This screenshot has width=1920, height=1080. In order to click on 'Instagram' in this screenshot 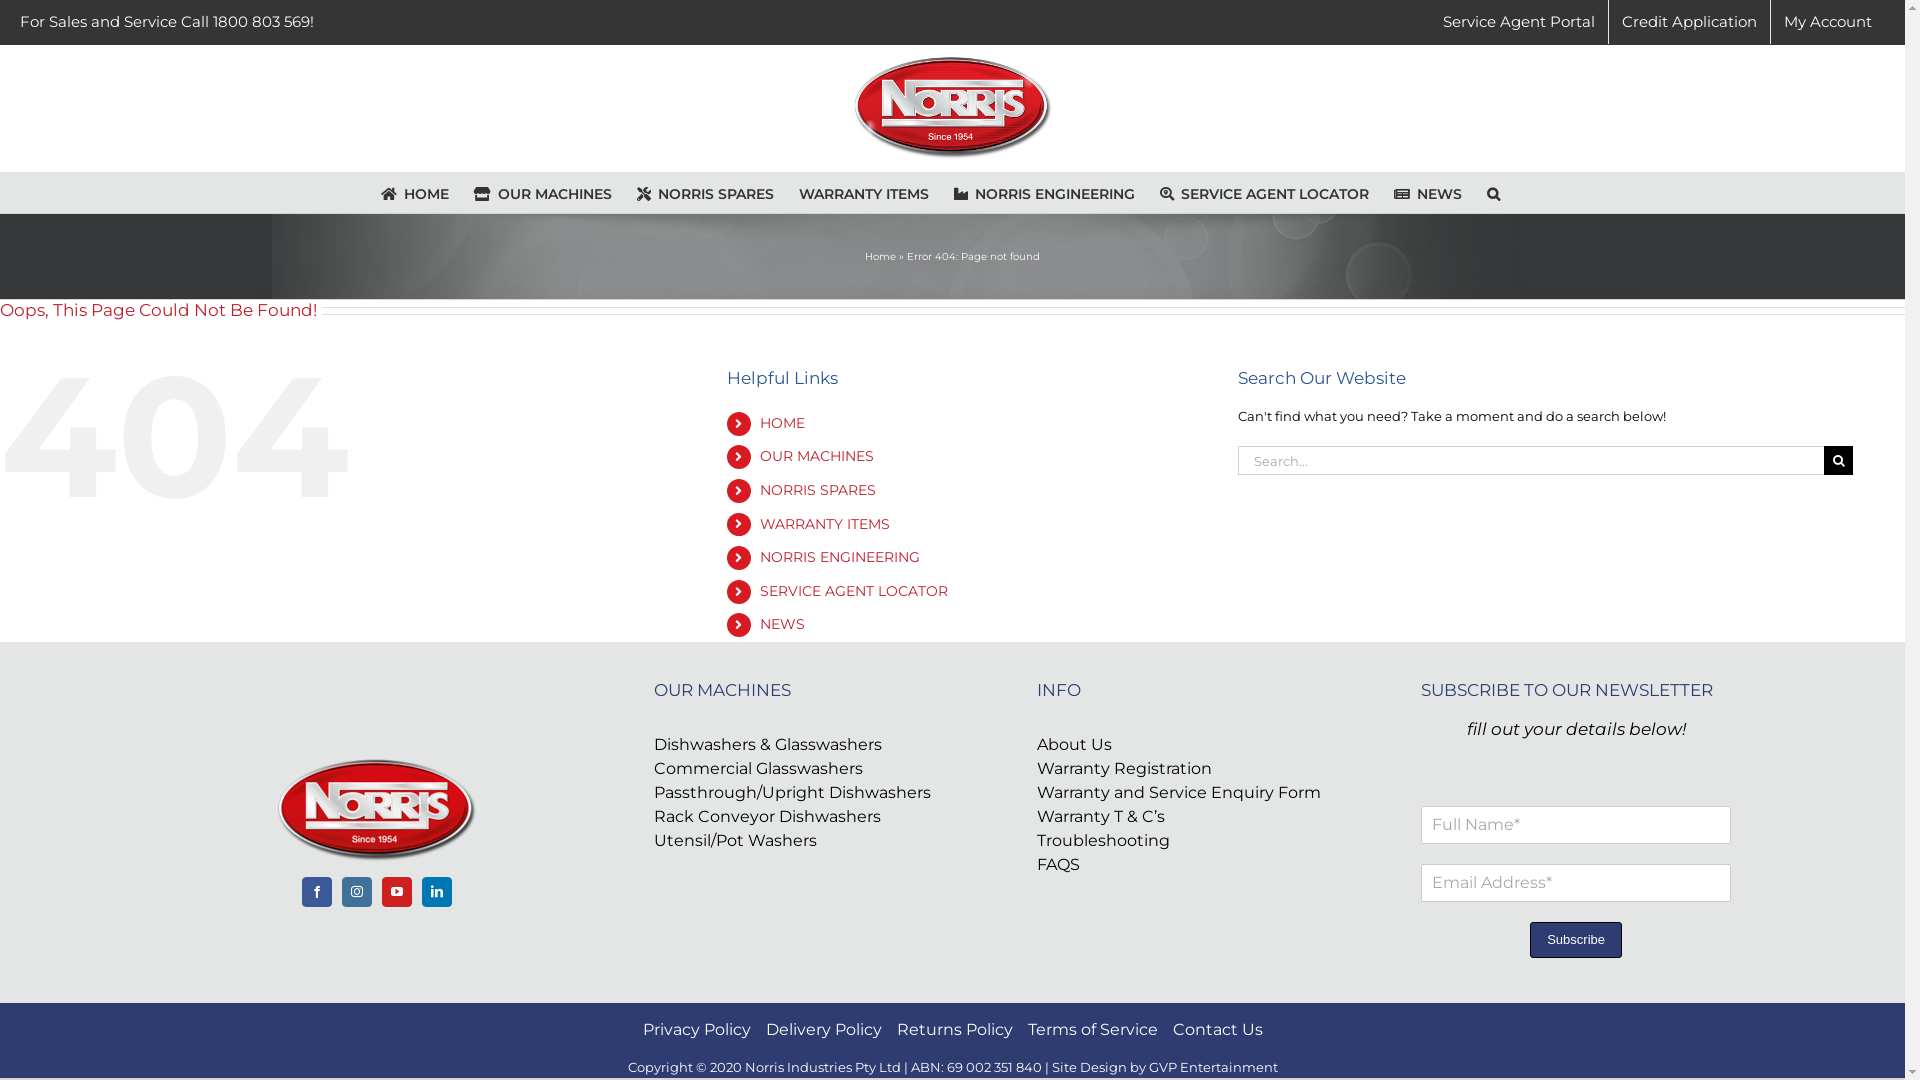, I will do `click(356, 890)`.